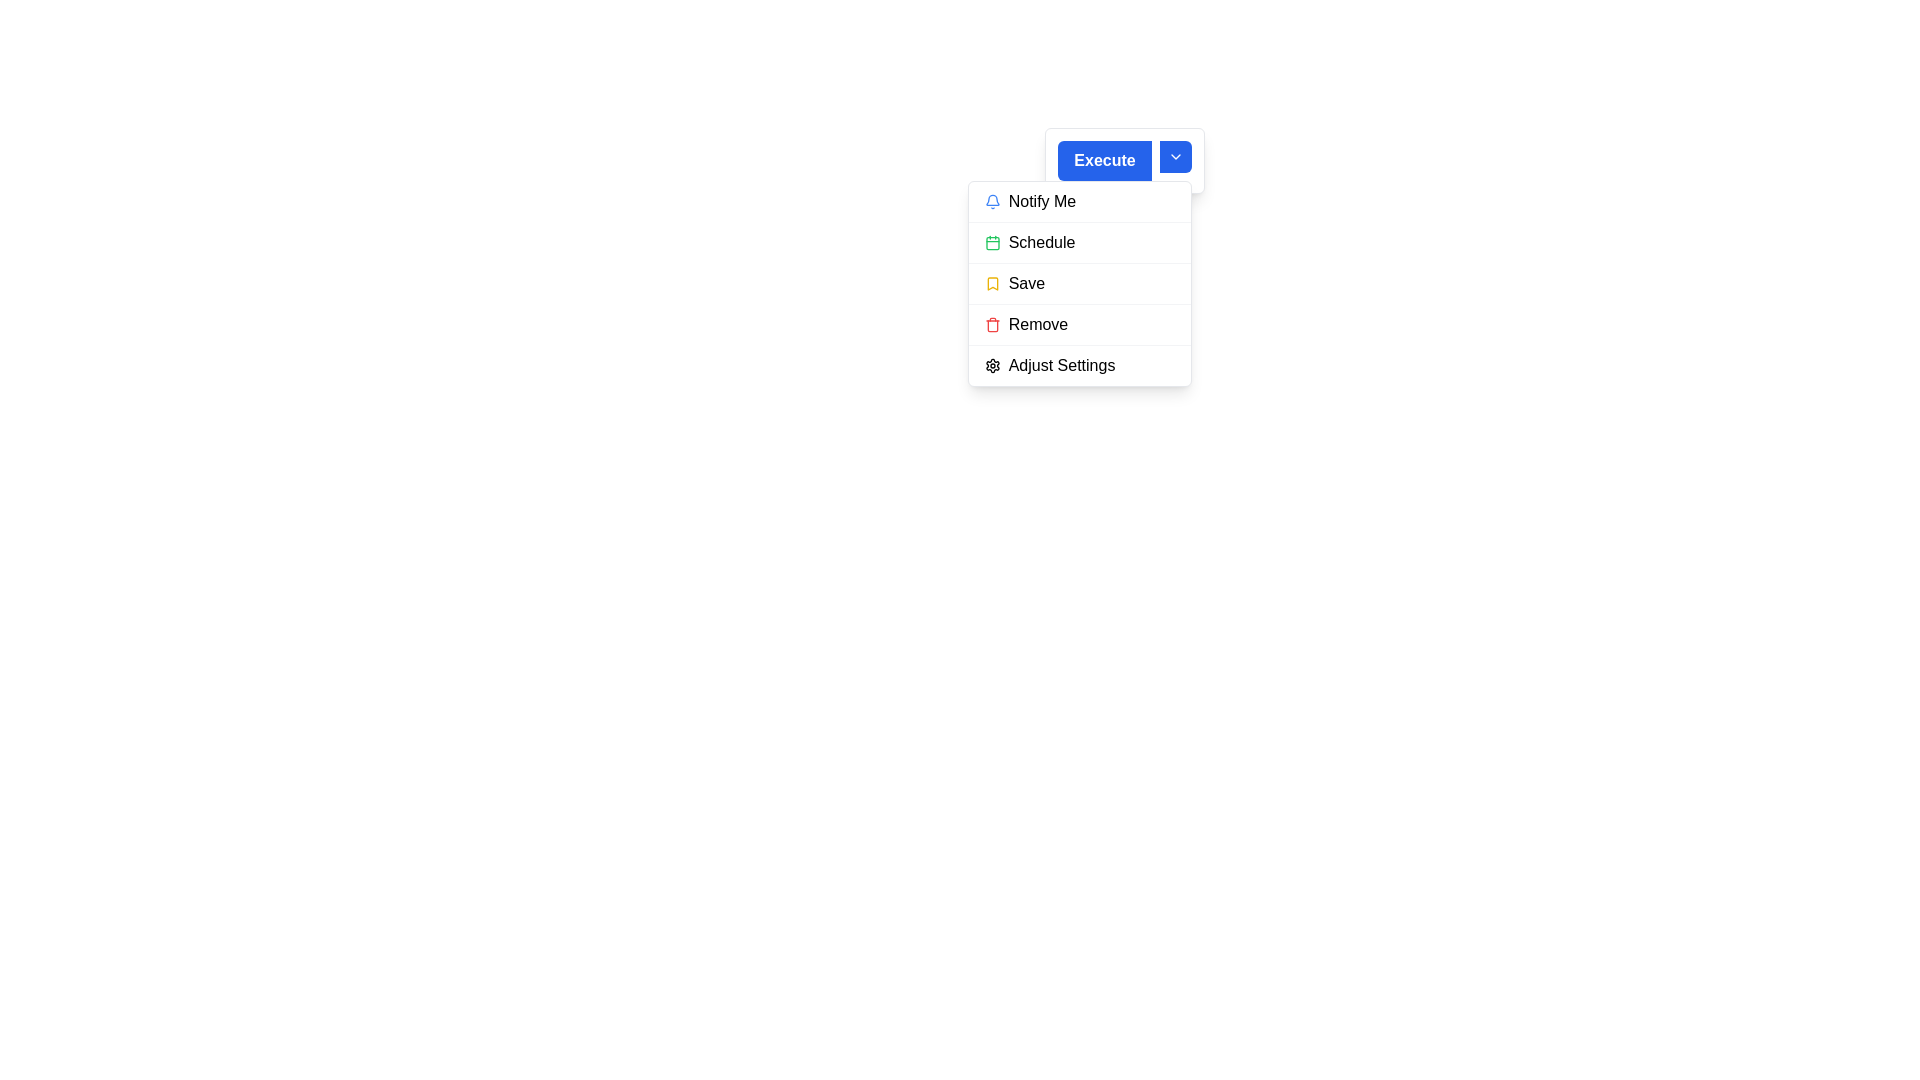 This screenshot has height=1080, width=1920. Describe the element at coordinates (1103, 160) in the screenshot. I see `the vibrant blue 'Execute' button located at the top-left of the control panel` at that location.